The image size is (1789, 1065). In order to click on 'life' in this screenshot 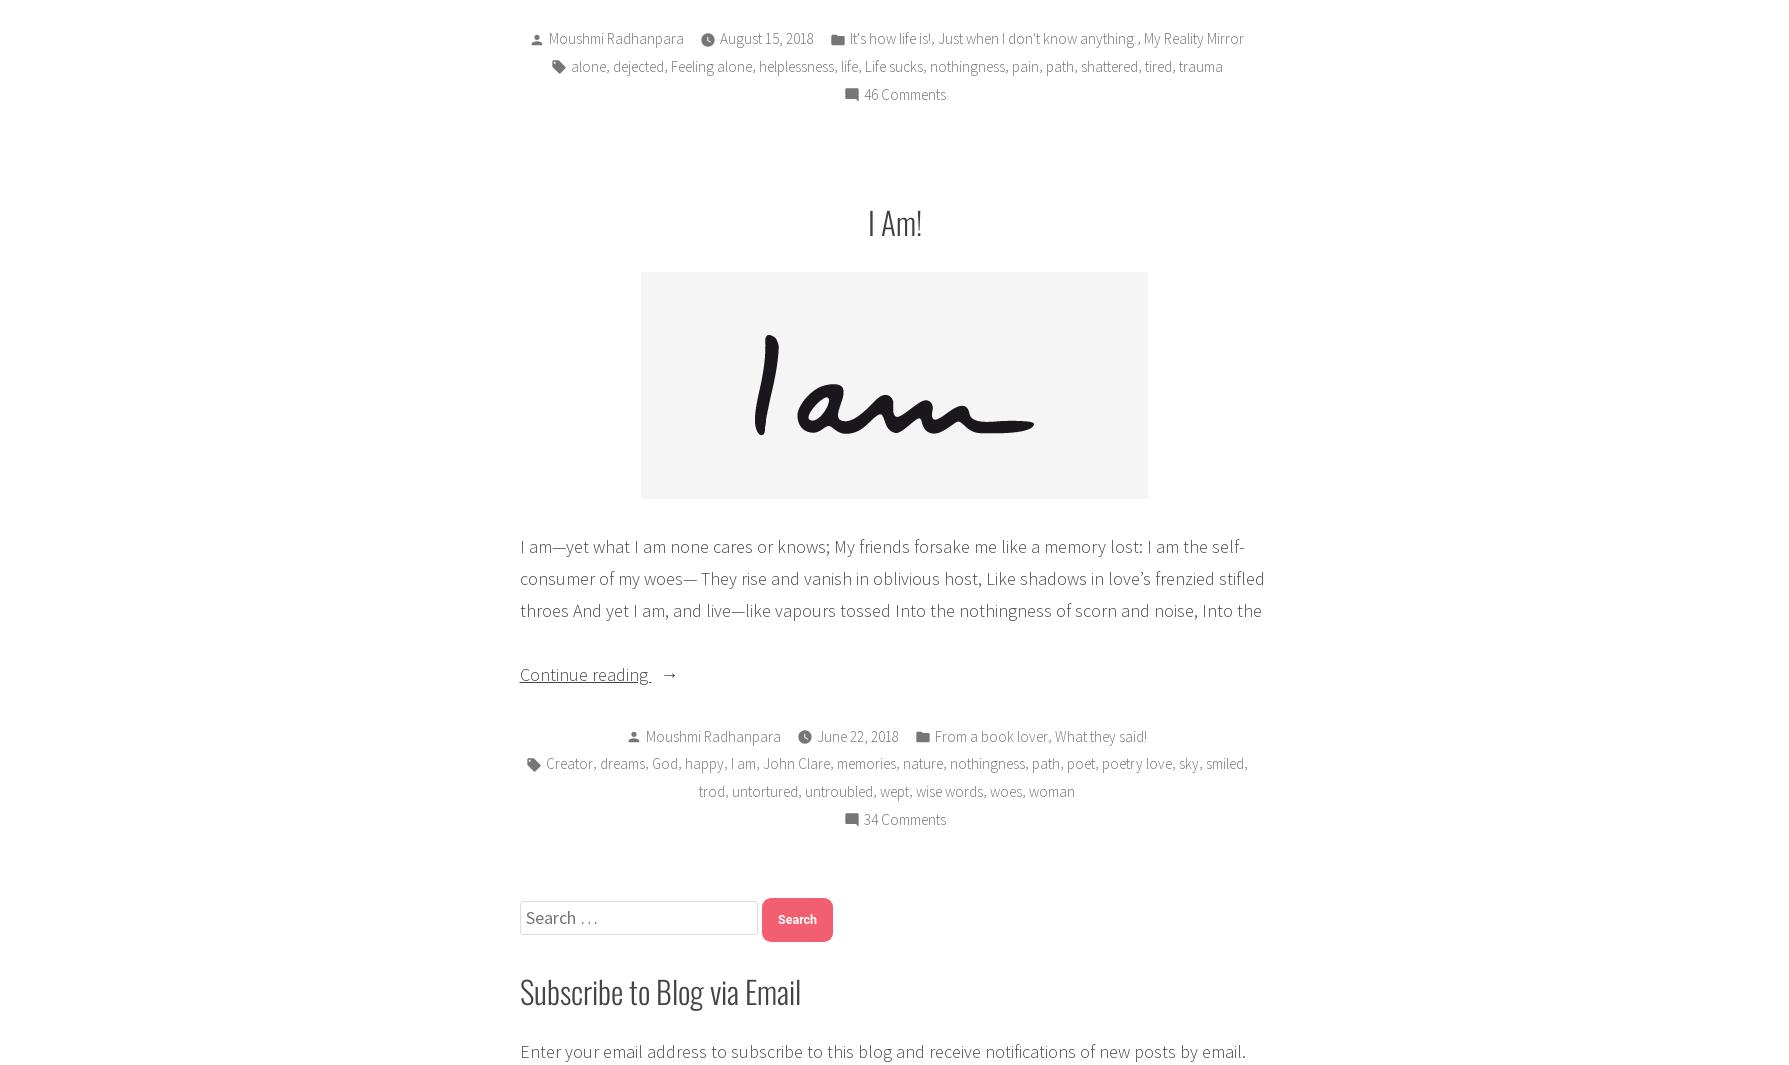, I will do `click(848, 65)`.